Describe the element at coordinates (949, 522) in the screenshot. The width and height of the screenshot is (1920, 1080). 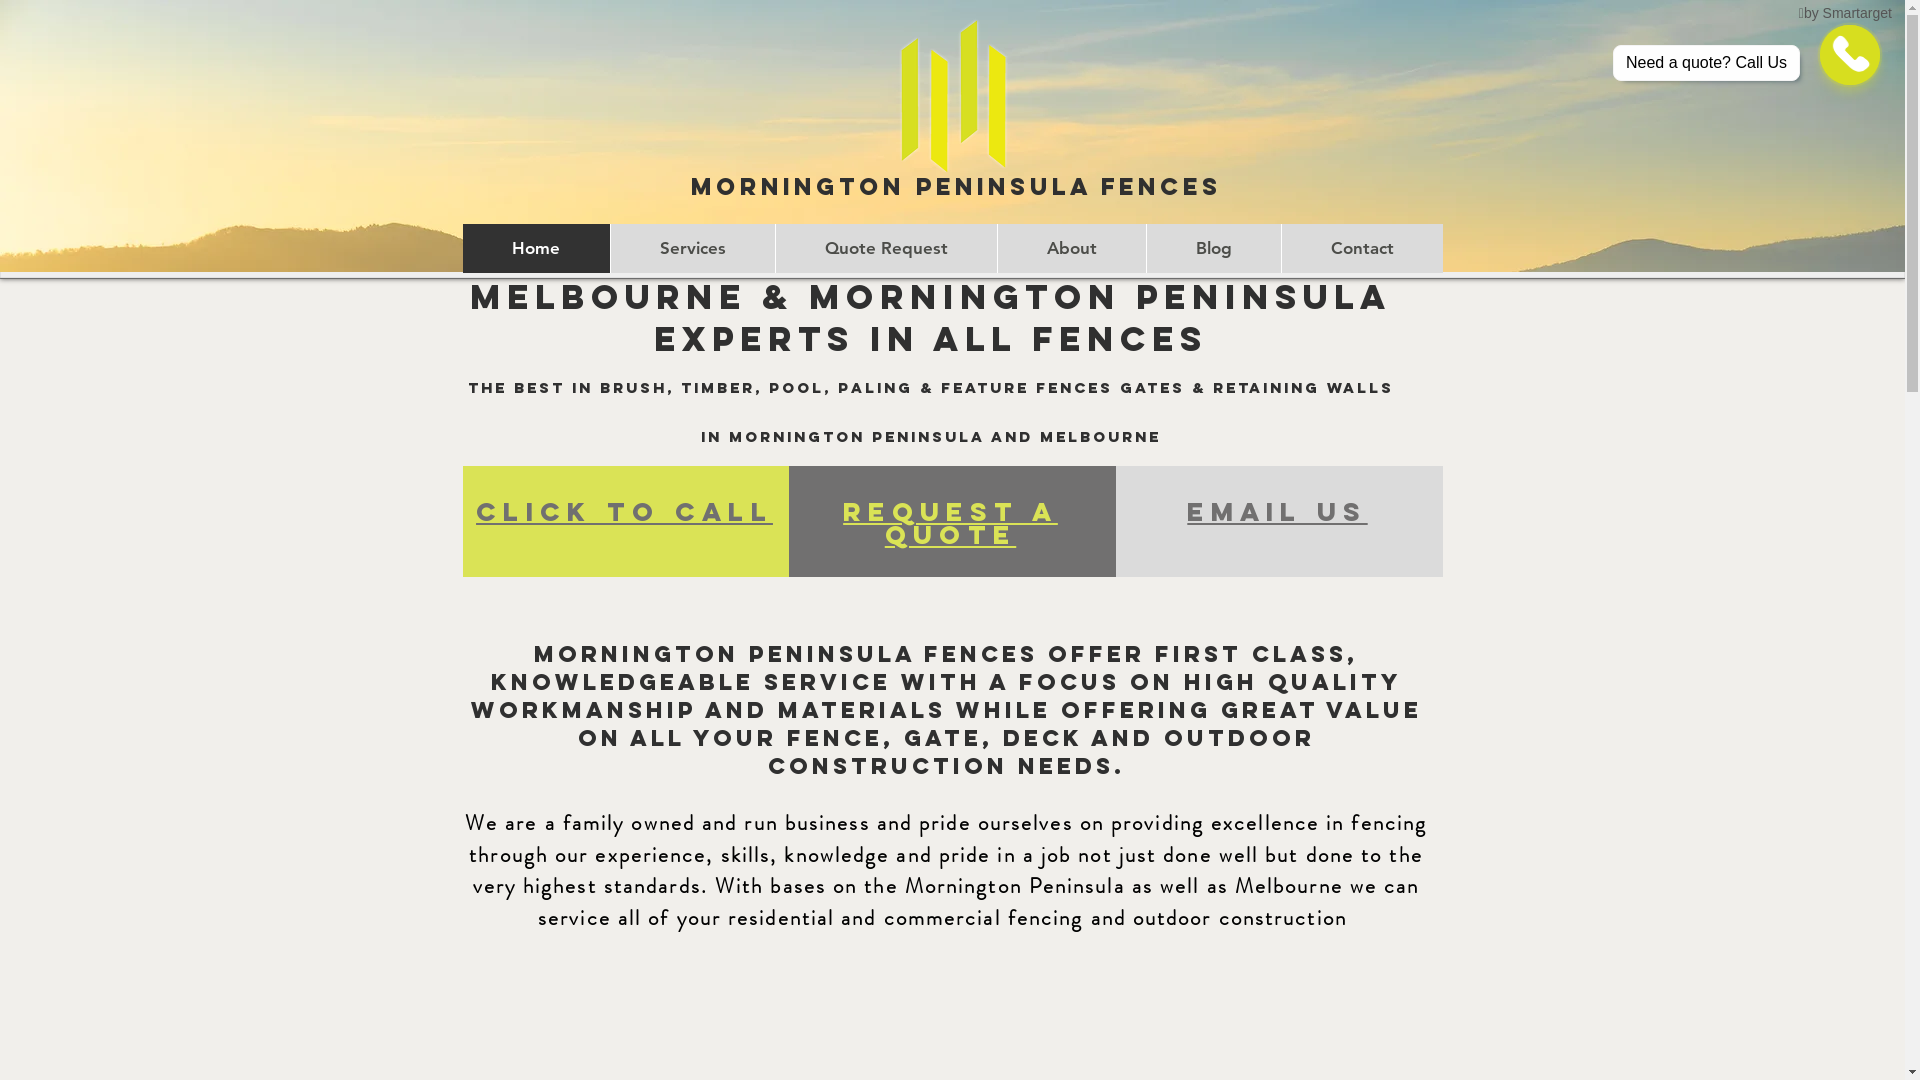
I see `'request a quote'` at that location.